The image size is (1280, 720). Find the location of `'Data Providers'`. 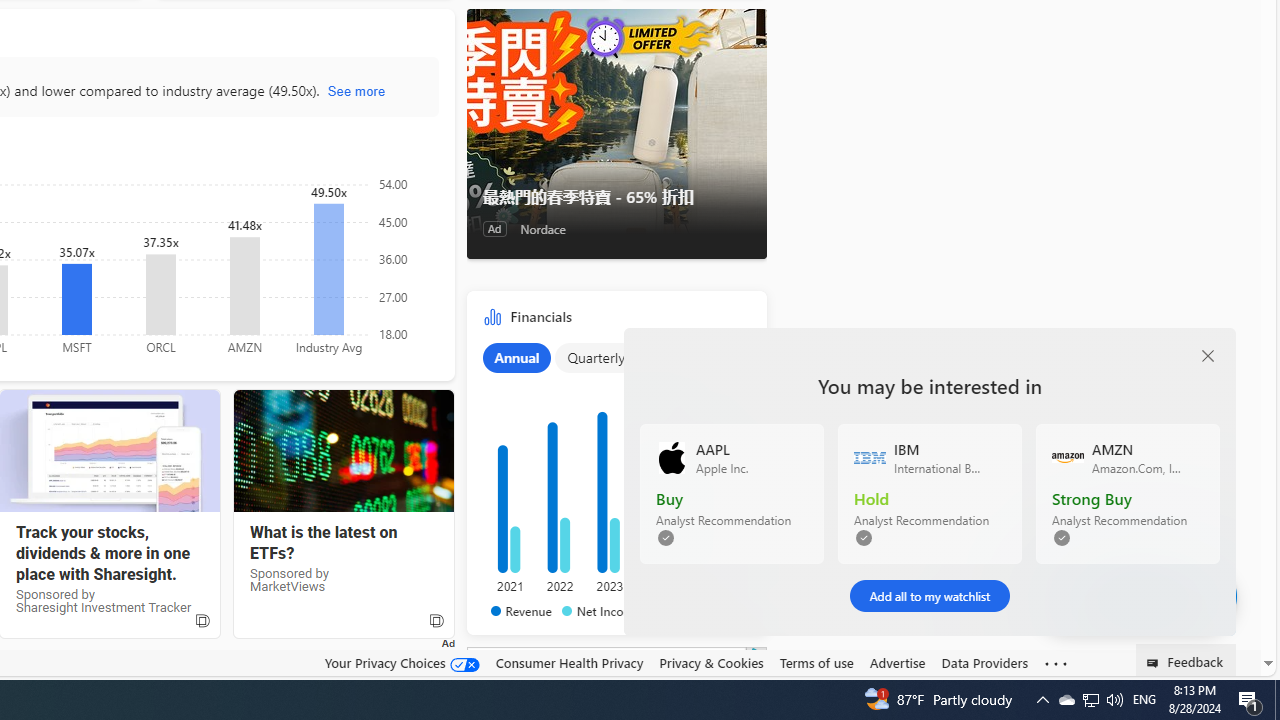

'Data Providers' is located at coordinates (984, 663).